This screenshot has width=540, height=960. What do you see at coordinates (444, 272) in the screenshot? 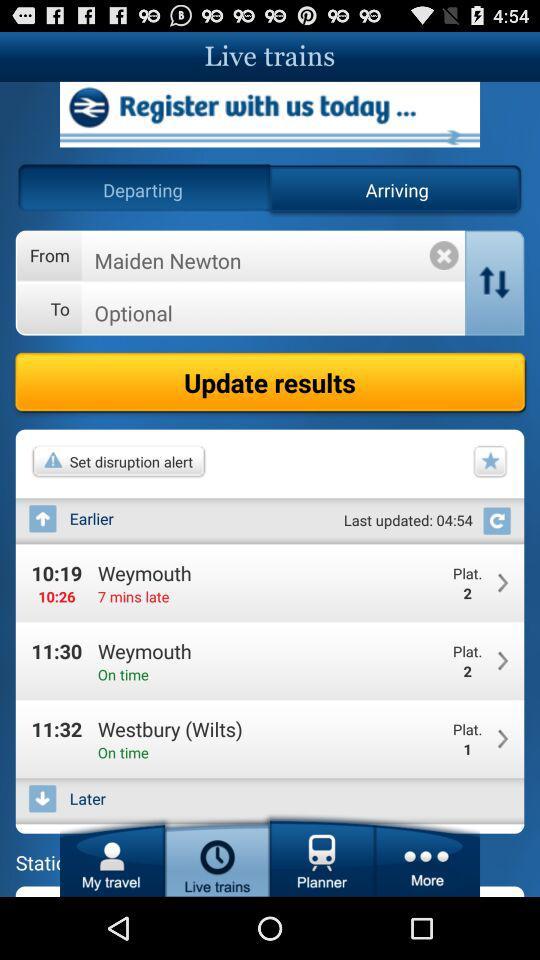
I see `the close icon` at bounding box center [444, 272].